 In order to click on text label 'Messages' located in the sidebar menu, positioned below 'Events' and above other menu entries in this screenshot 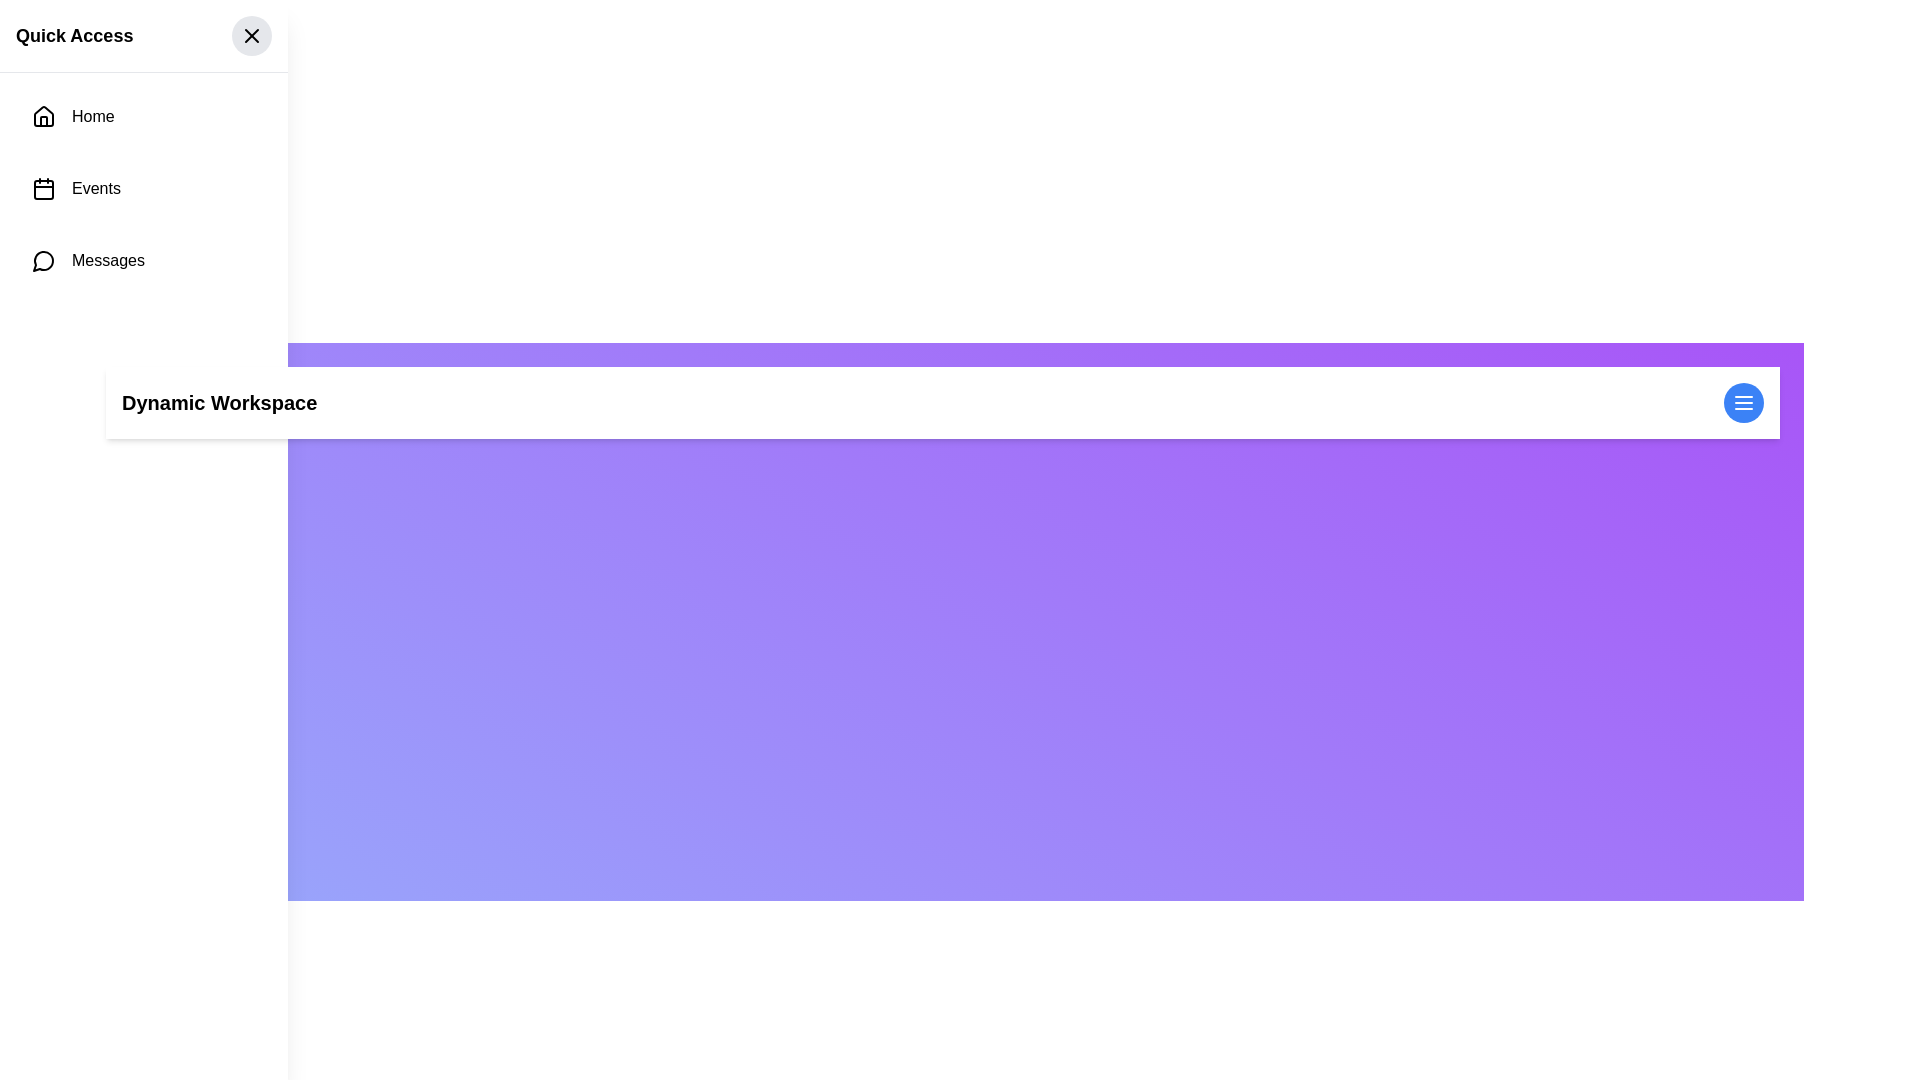, I will do `click(107, 260)`.